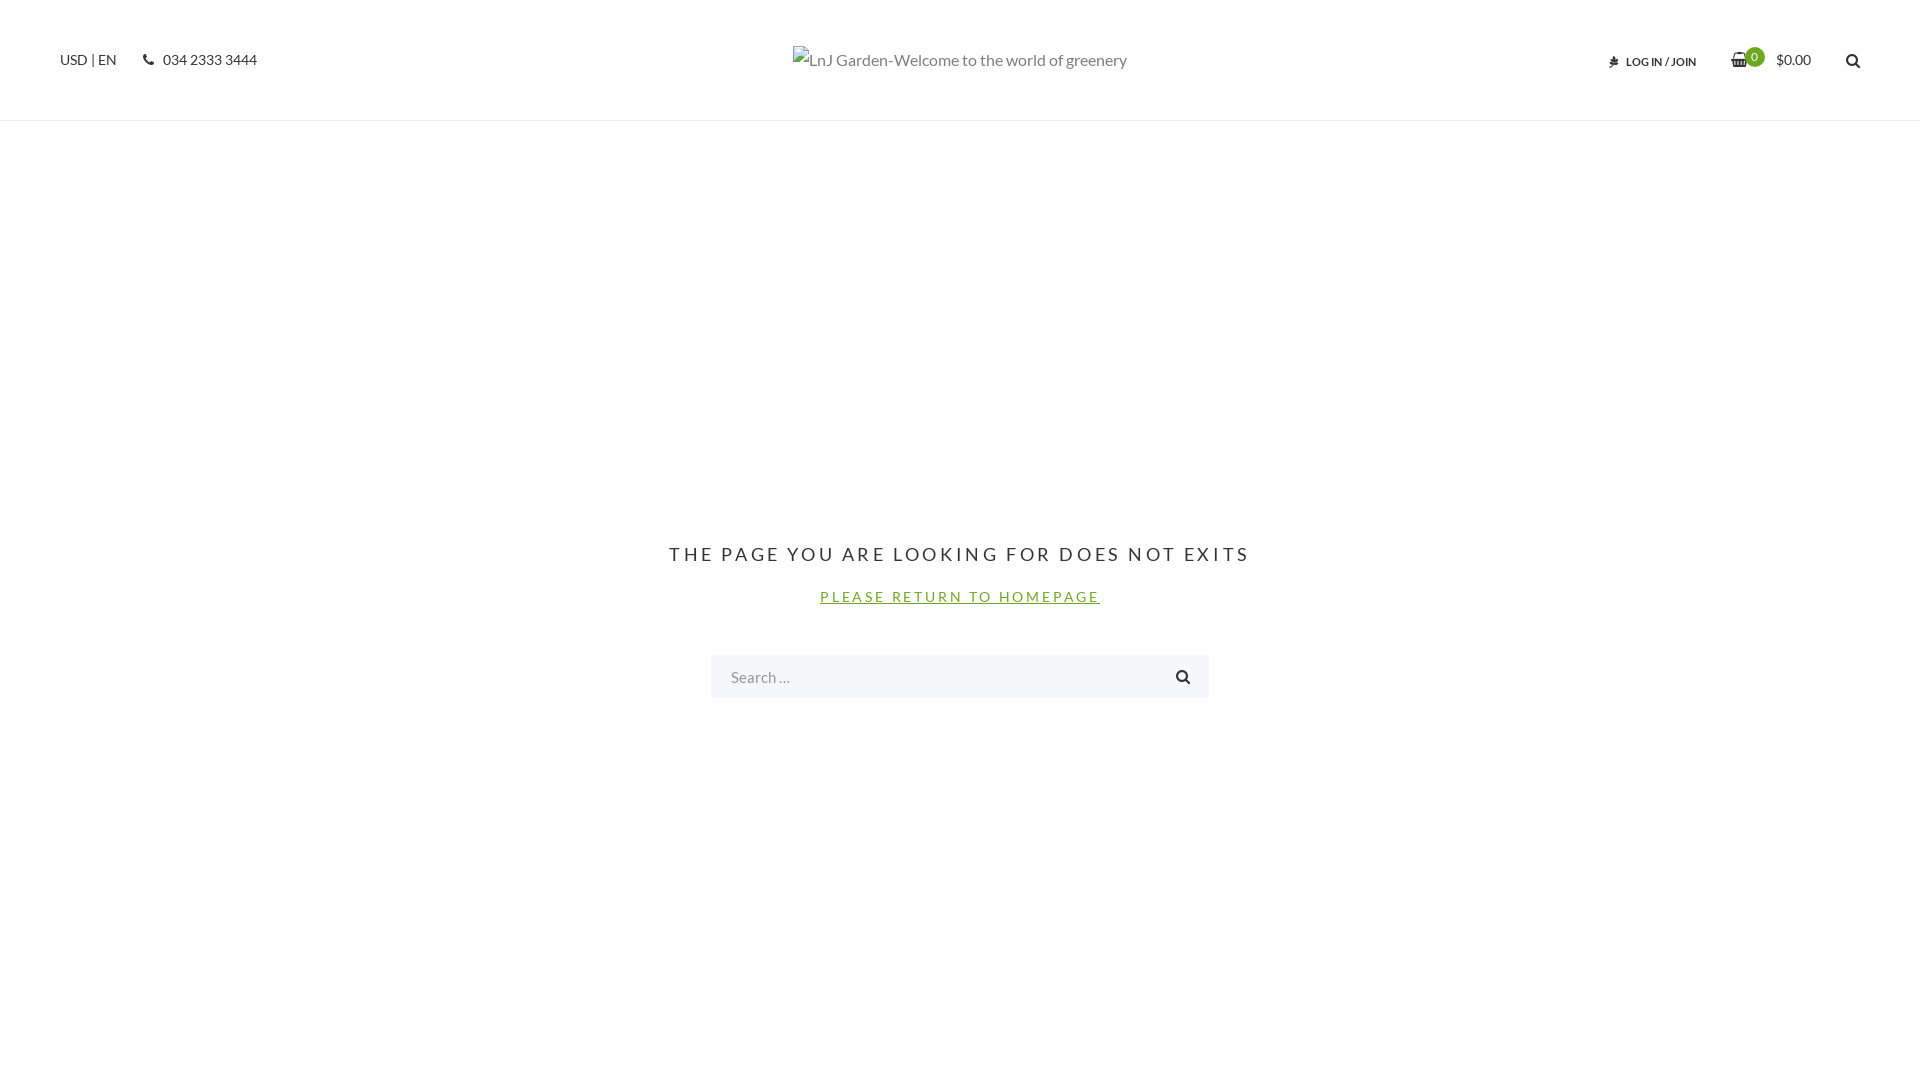  What do you see at coordinates (1626, 60) in the screenshot?
I see `'LOG IN'` at bounding box center [1626, 60].